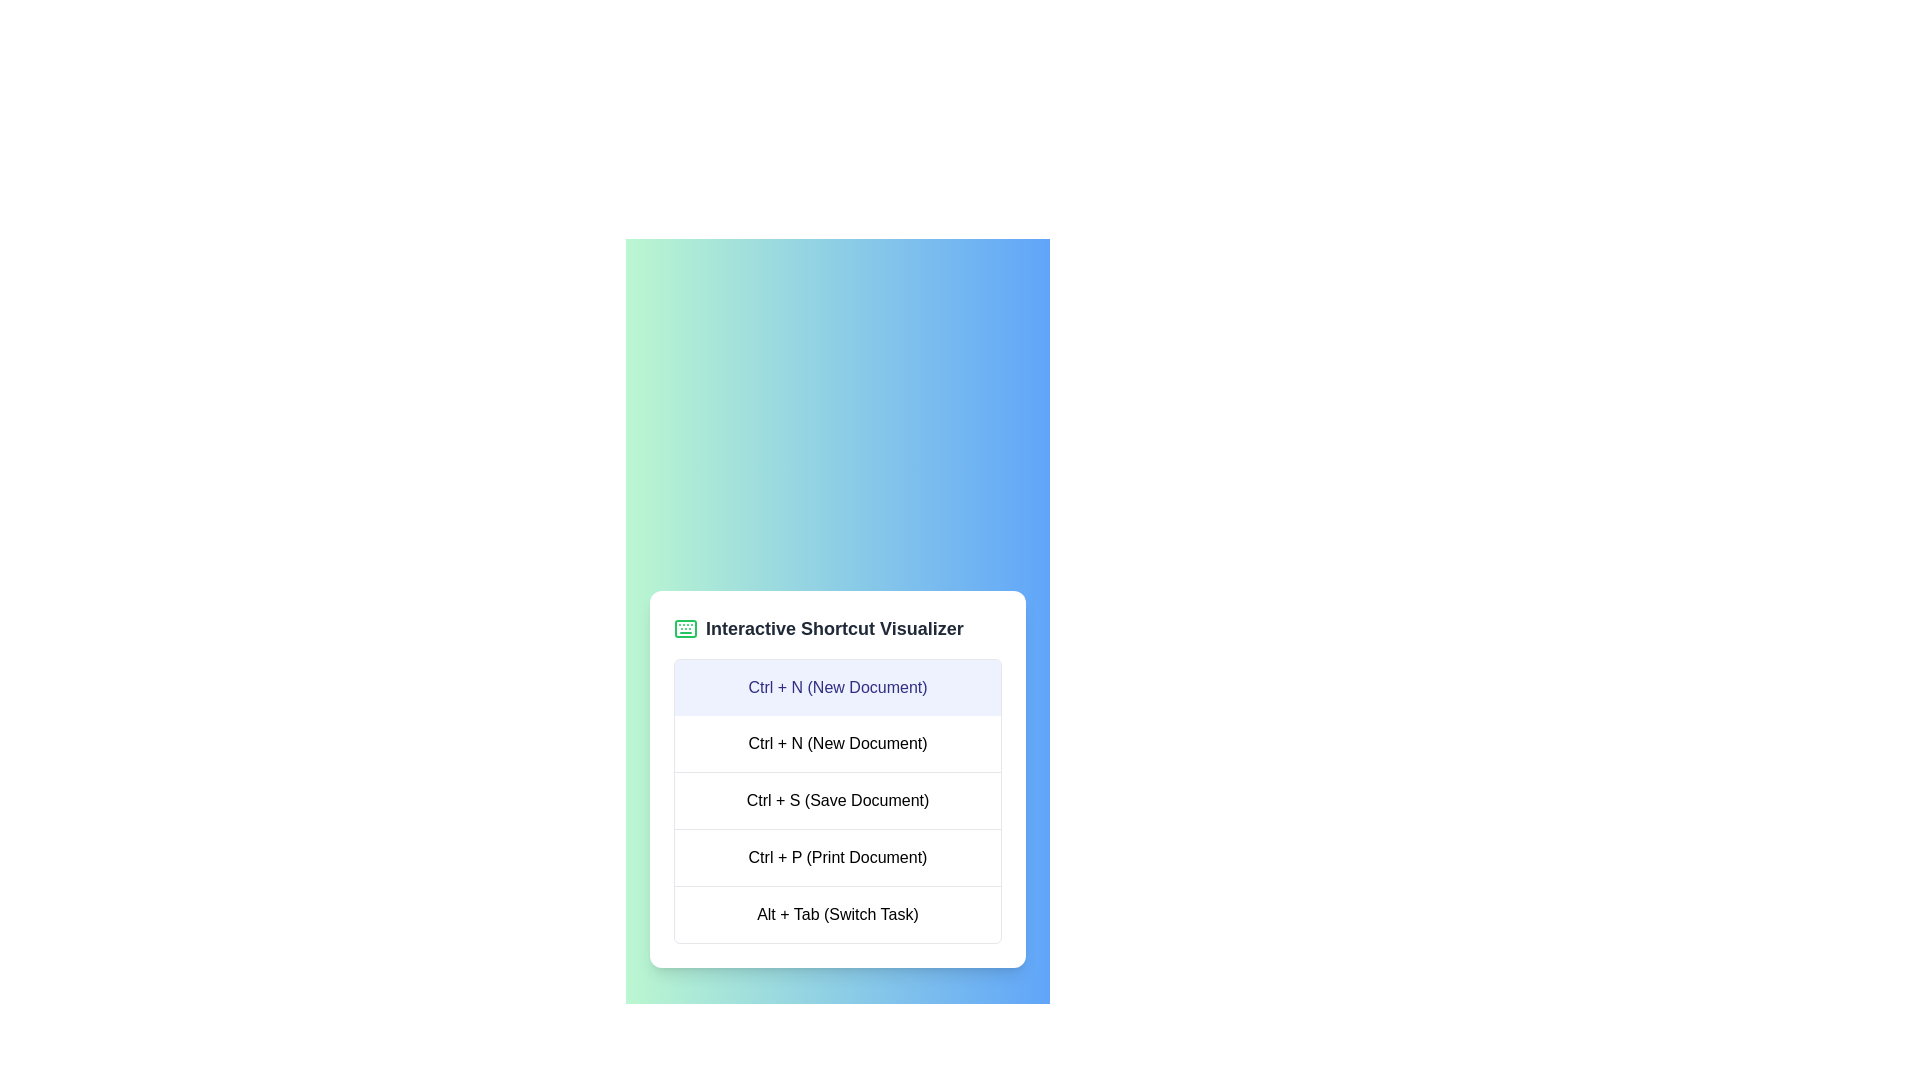 The height and width of the screenshot is (1080, 1920). I want to click on the third selectable list item representing the keyboard shortcut 'Ctrl + P' for printing a document, which is located below 'Ctrl + S (Save Document)' and above 'Alt + Tab (Switch Task), so click(838, 855).